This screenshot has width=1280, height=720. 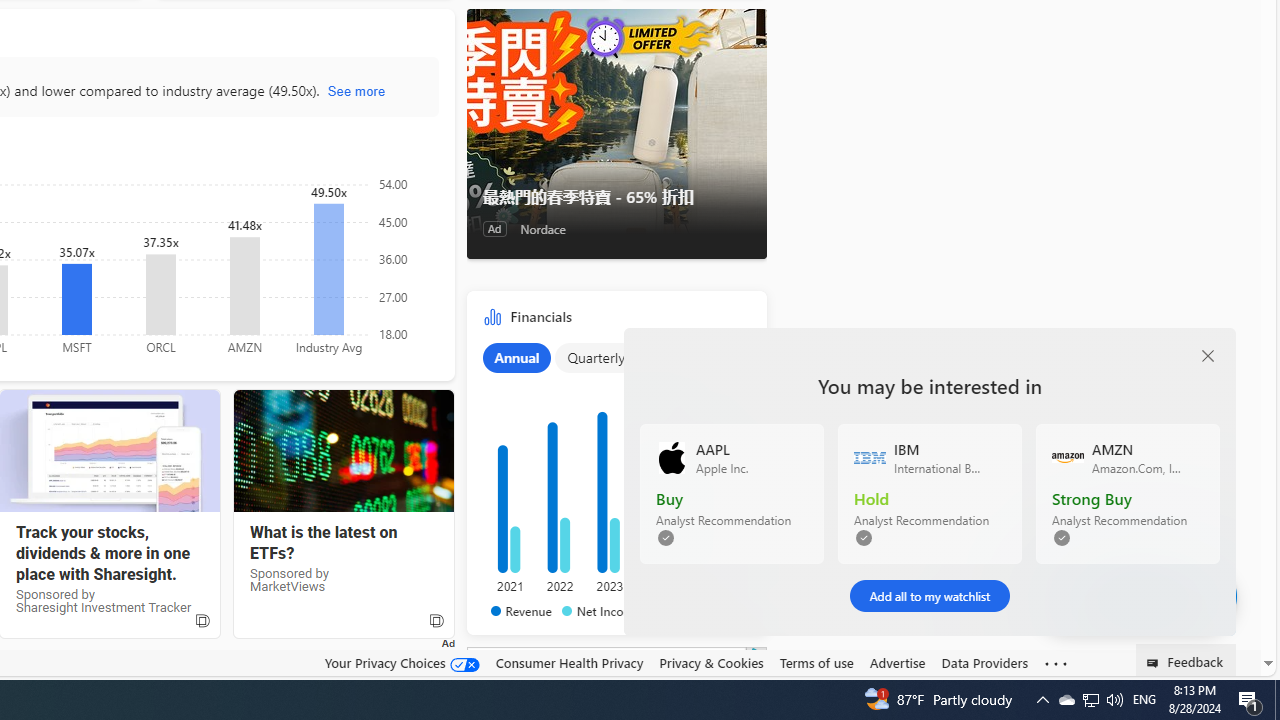 I want to click on 'MarketViews', so click(x=343, y=451).